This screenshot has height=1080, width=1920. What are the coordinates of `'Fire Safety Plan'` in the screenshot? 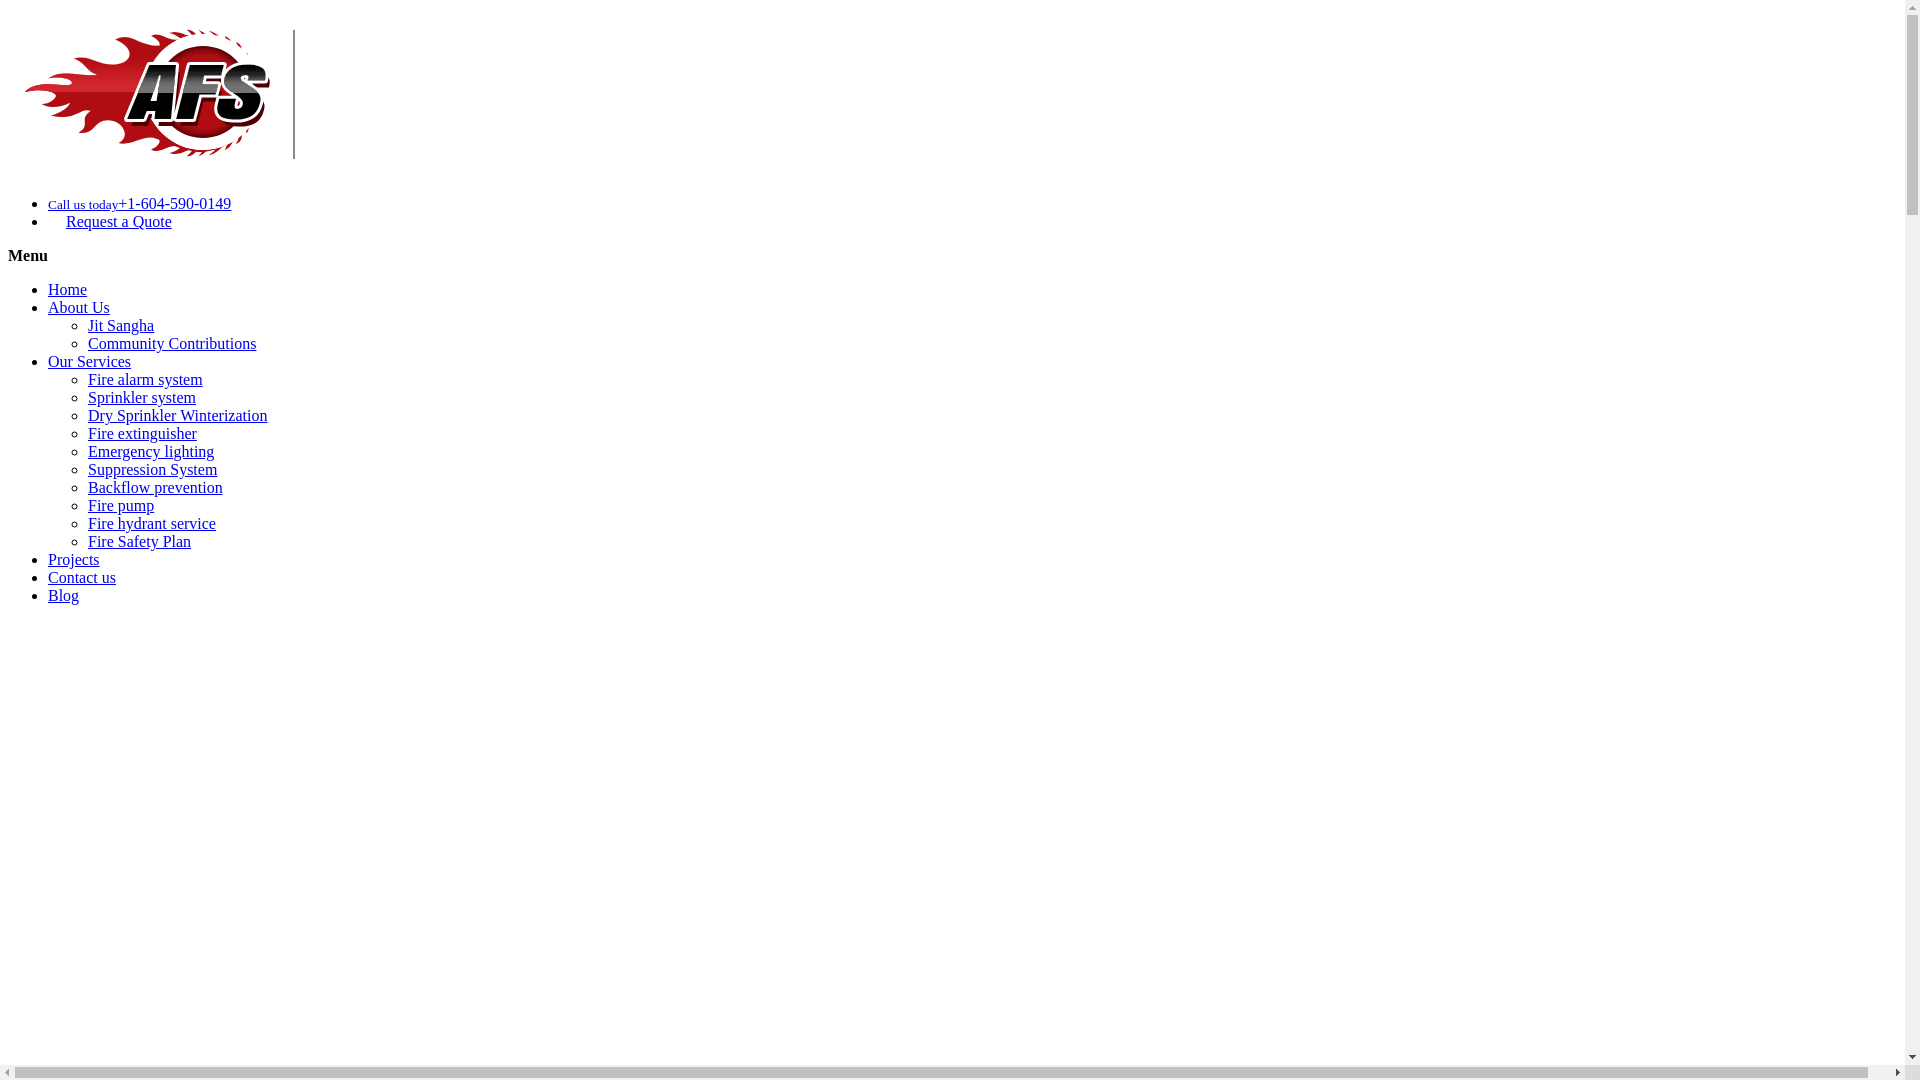 It's located at (138, 541).